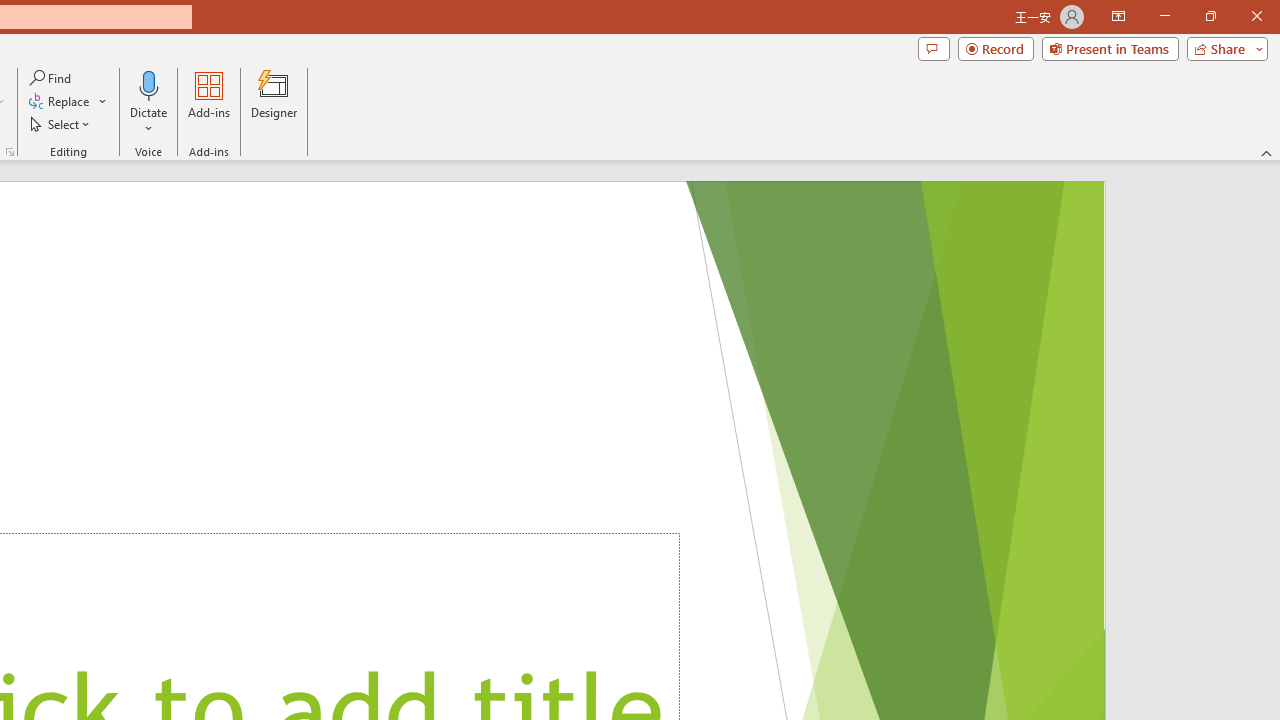  Describe the element at coordinates (51, 77) in the screenshot. I see `'Find...'` at that location.